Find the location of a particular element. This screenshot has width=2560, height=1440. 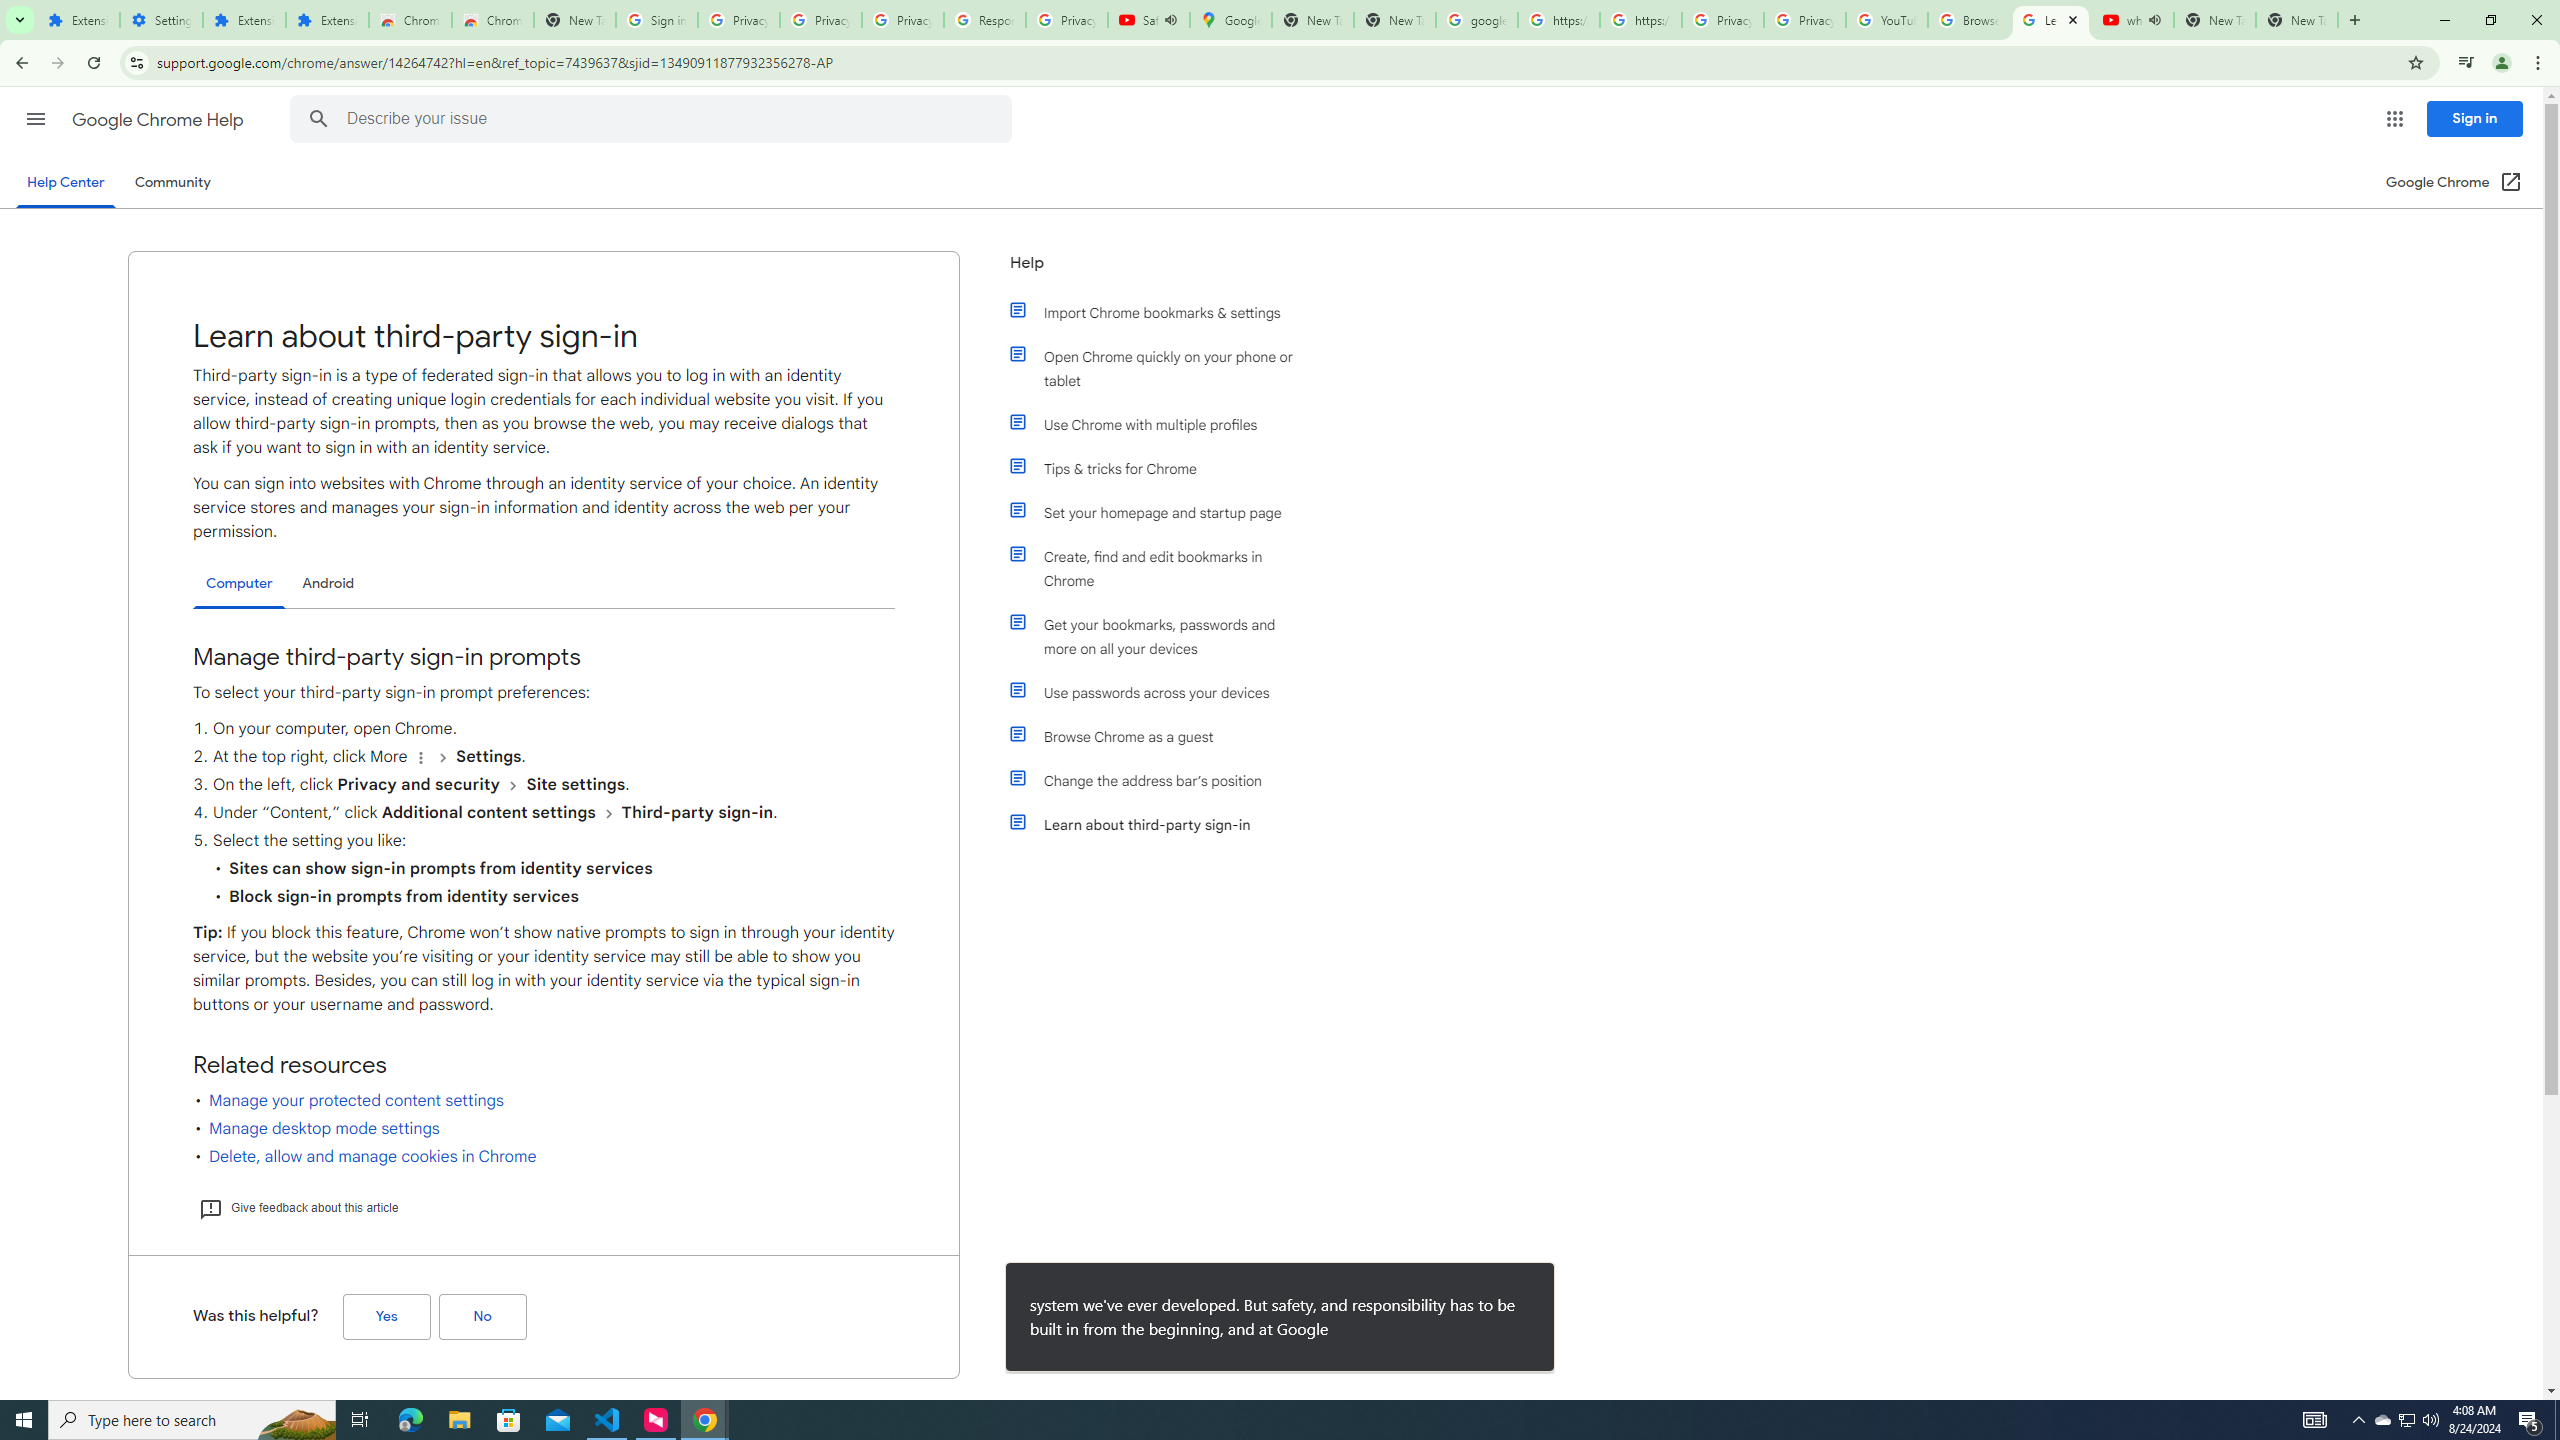

'https://scholar.google.com/' is located at coordinates (1639, 19).